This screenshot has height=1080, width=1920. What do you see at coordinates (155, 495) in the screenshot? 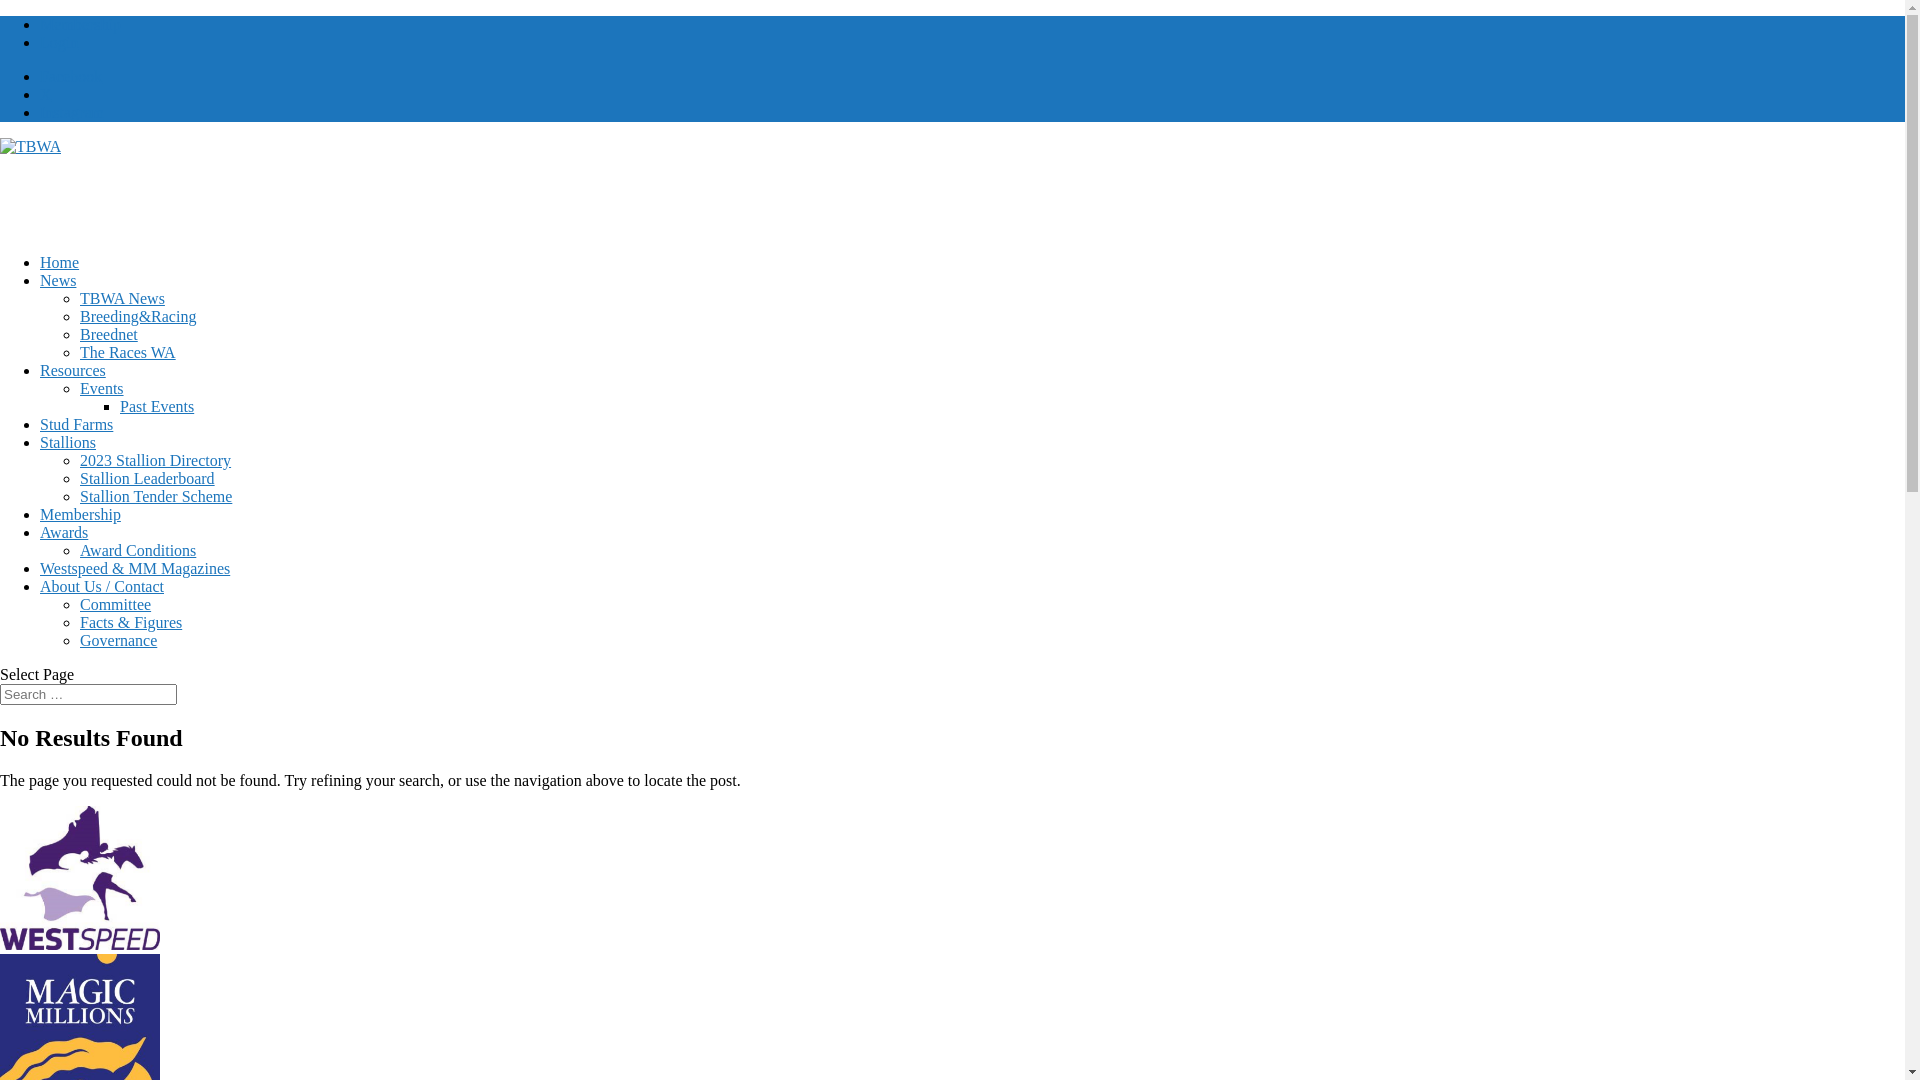
I see `'Stallion Tender Scheme'` at bounding box center [155, 495].